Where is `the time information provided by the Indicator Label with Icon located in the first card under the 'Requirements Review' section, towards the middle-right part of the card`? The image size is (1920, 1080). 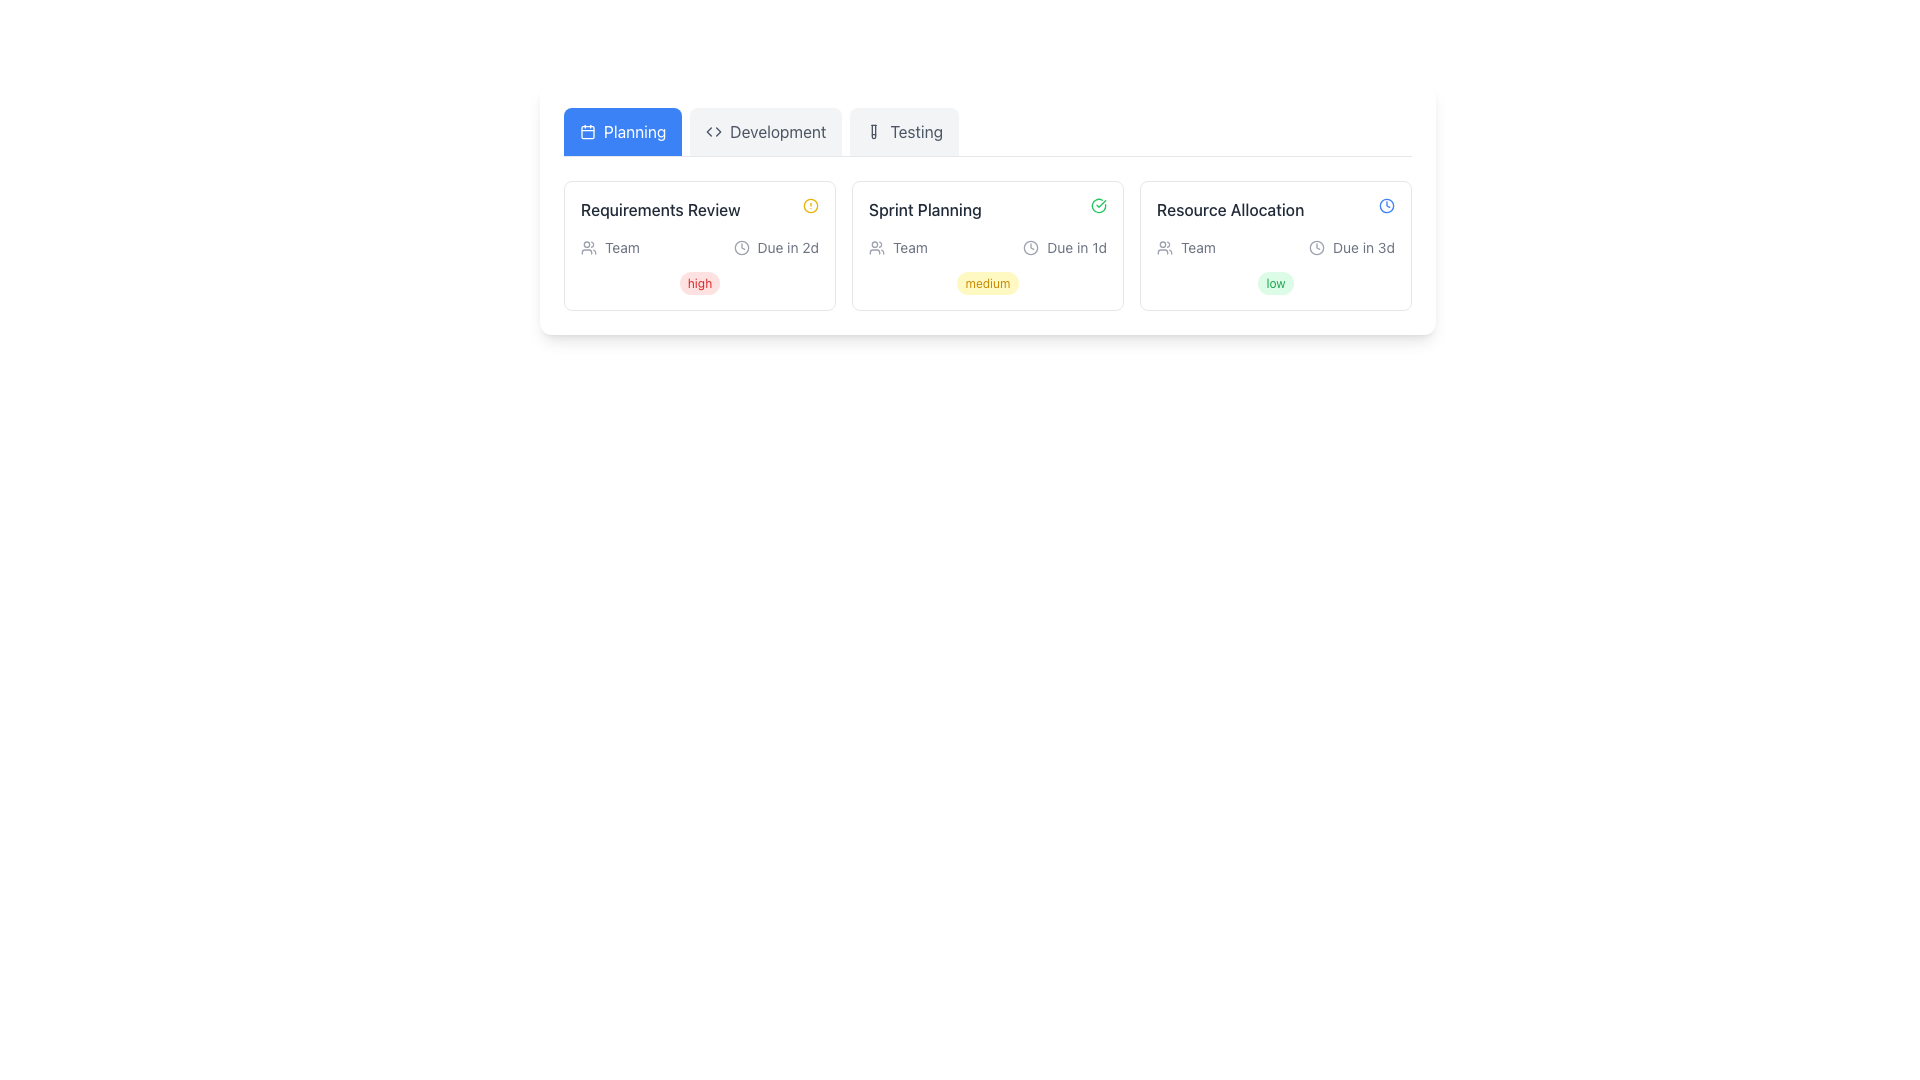 the time information provided by the Indicator Label with Icon located in the first card under the 'Requirements Review' section, towards the middle-right part of the card is located at coordinates (775, 246).